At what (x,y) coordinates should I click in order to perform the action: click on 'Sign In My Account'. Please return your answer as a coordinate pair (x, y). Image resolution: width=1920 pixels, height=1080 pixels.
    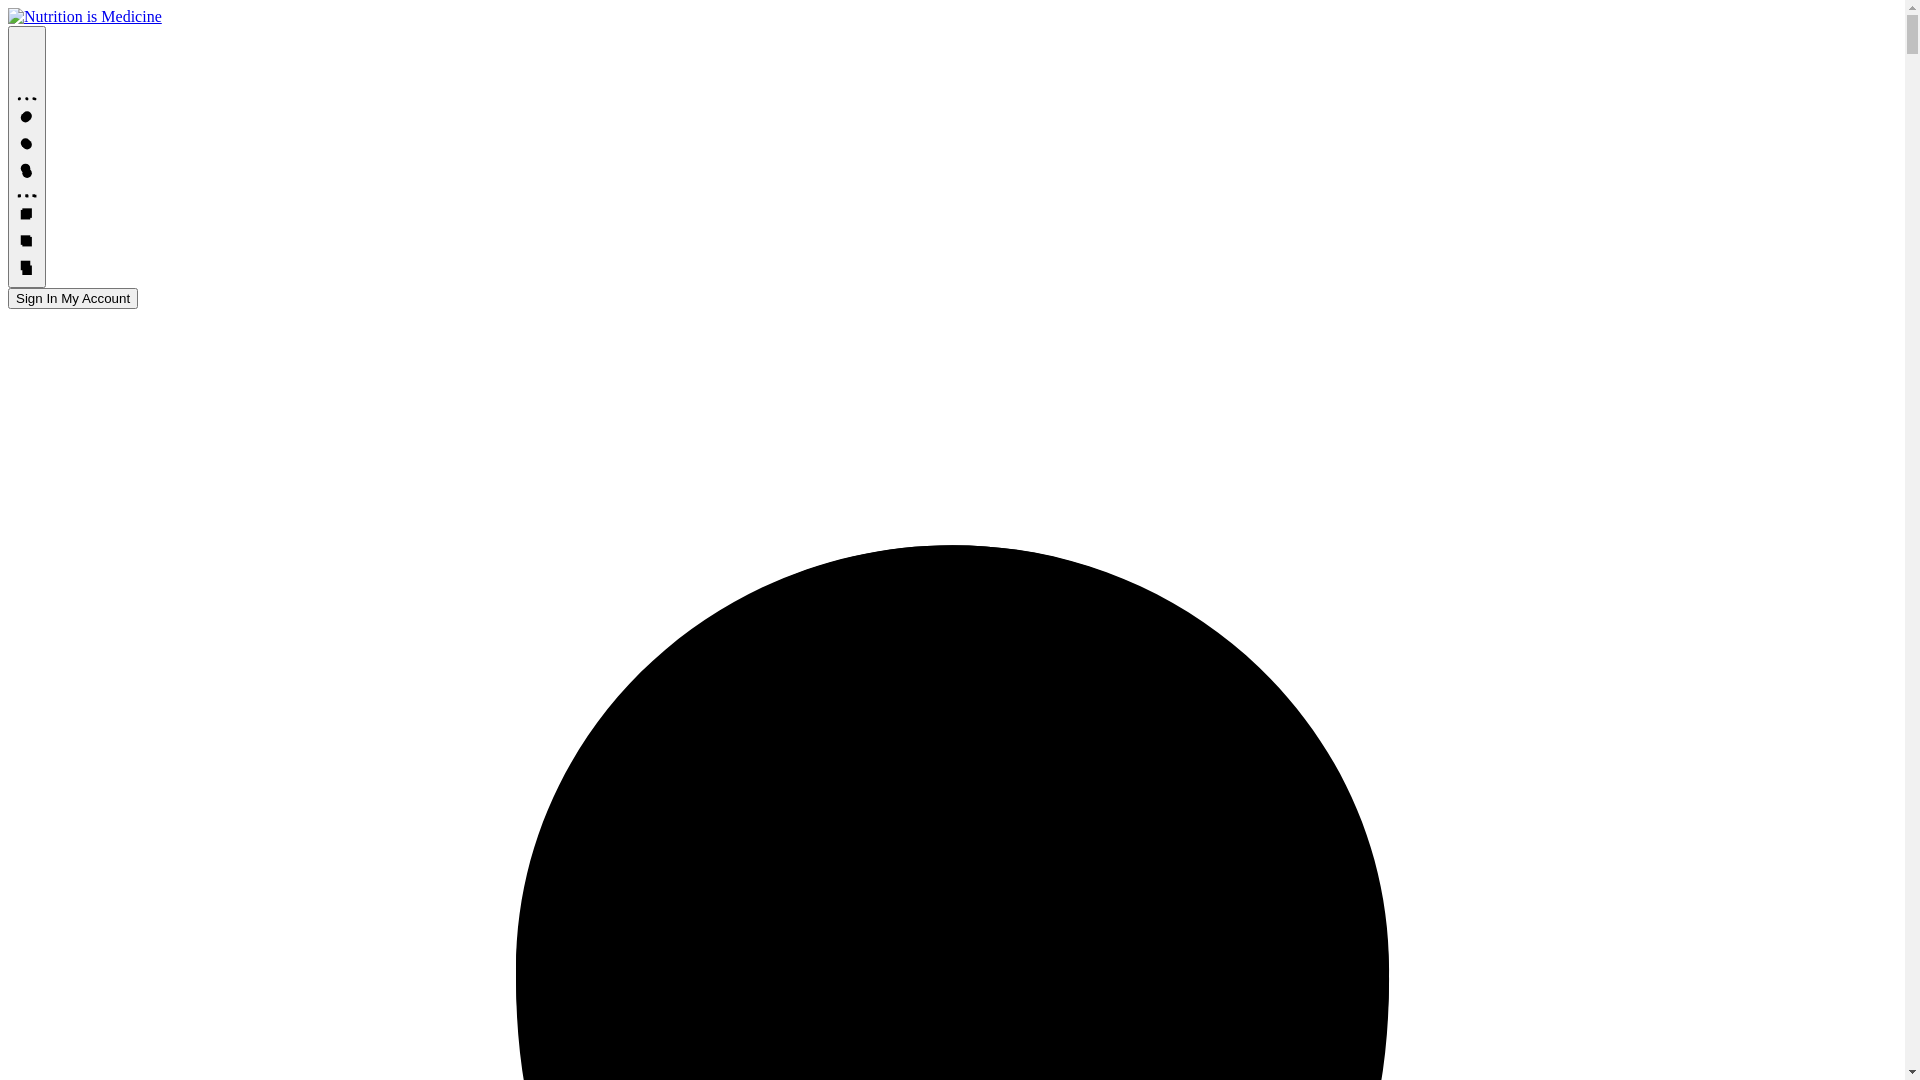
    Looking at the image, I should click on (72, 298).